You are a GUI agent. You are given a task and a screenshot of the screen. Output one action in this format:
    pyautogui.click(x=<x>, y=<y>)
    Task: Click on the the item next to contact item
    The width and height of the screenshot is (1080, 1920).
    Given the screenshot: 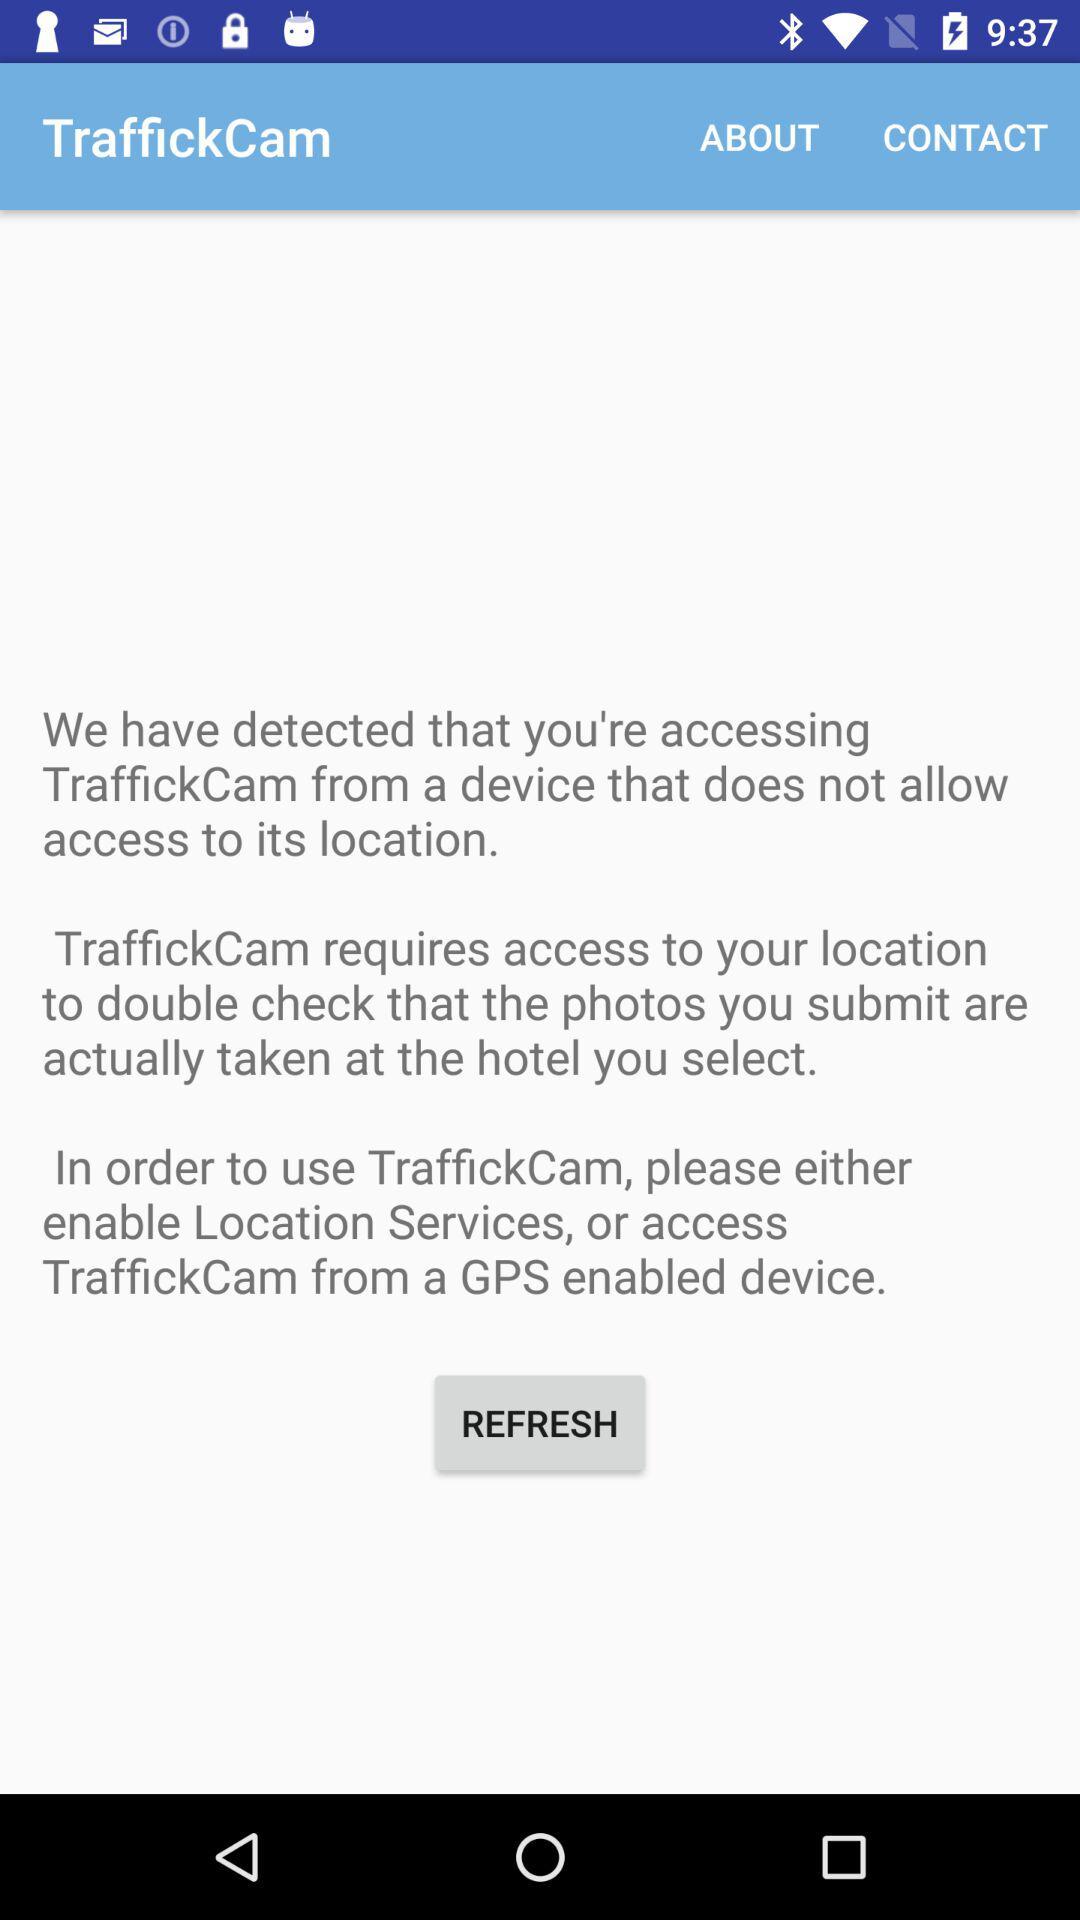 What is the action you would take?
    pyautogui.click(x=759, y=135)
    